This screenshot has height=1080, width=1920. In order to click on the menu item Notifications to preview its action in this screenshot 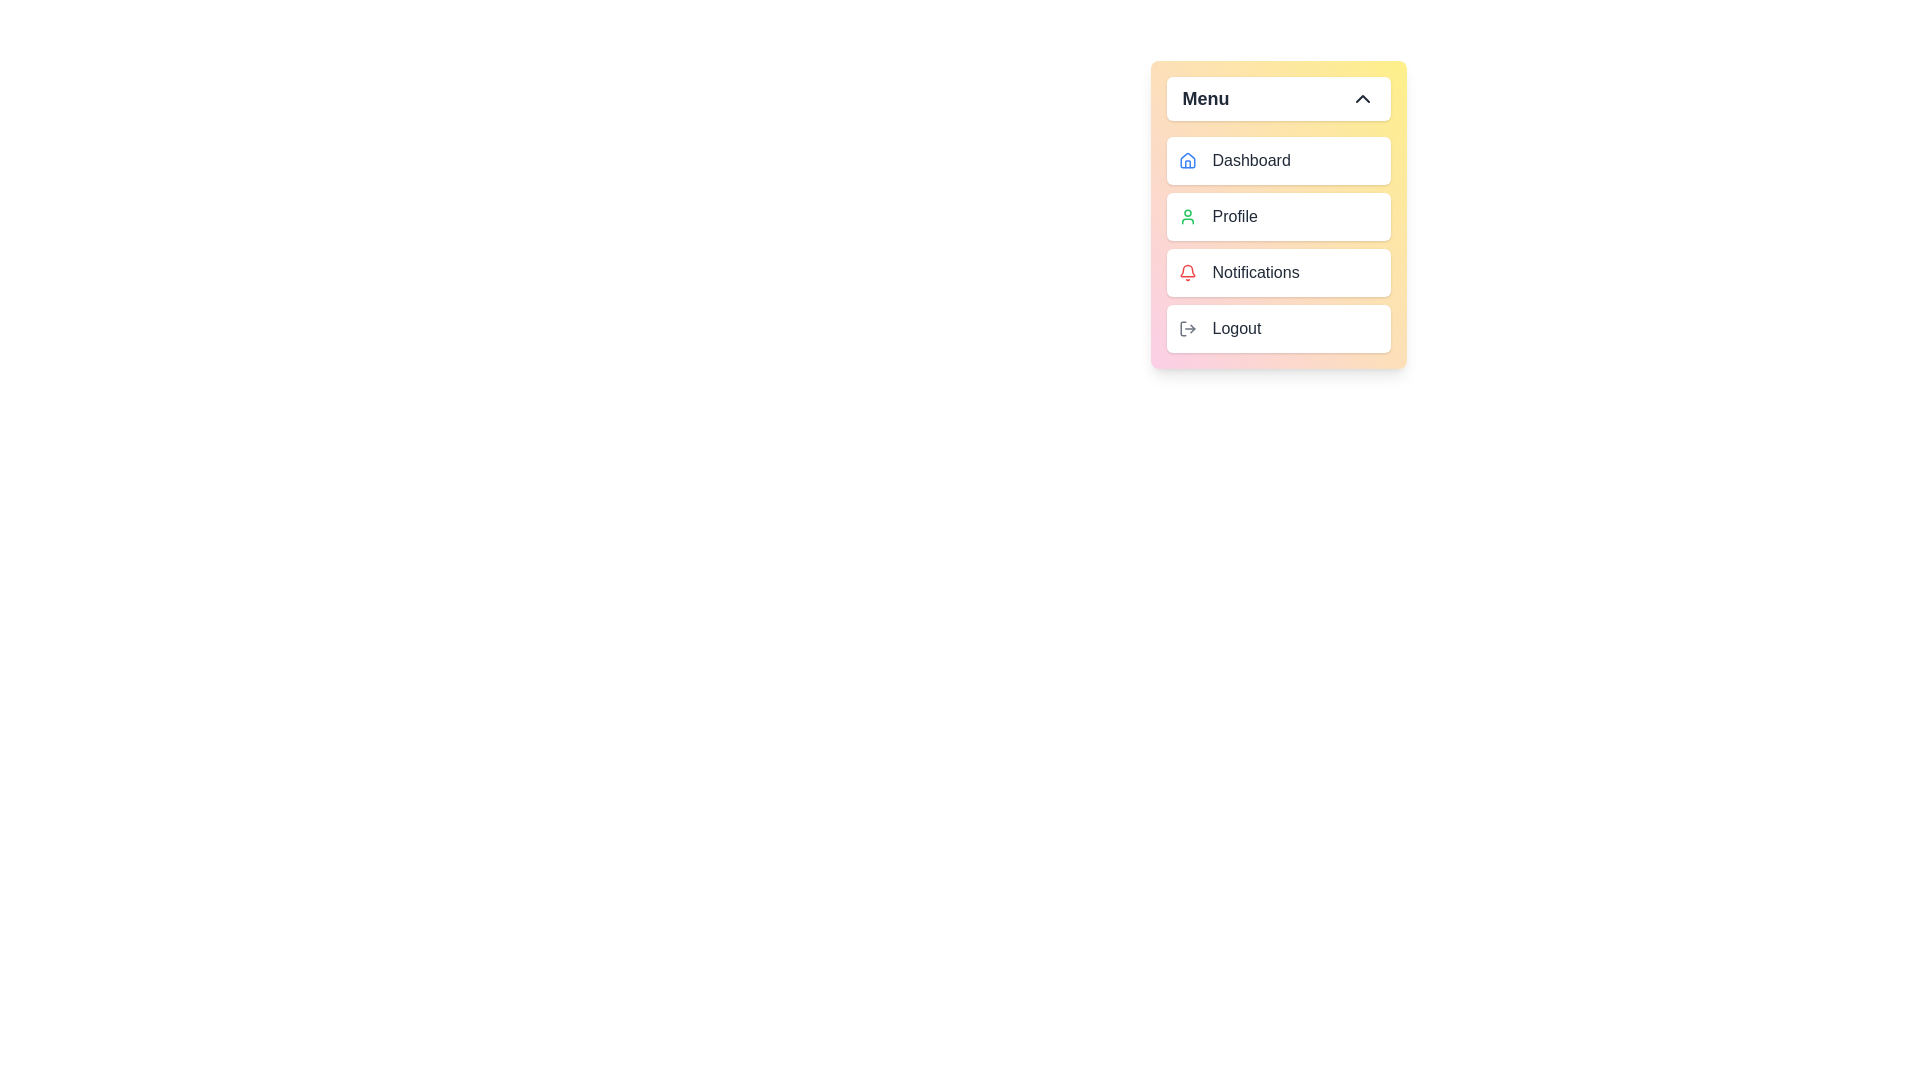, I will do `click(1277, 273)`.